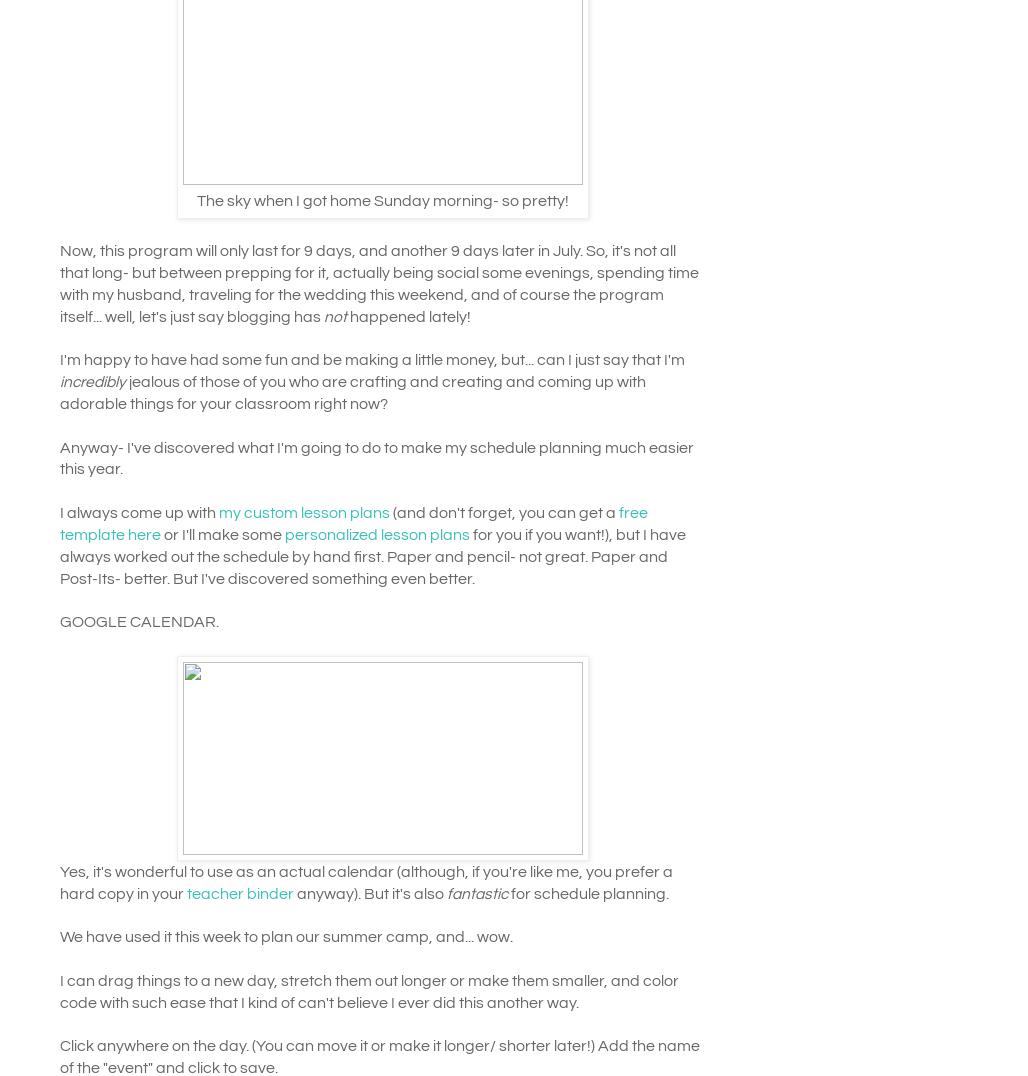 The width and height of the screenshot is (1028, 1076). Describe the element at coordinates (367, 892) in the screenshot. I see `'anyway). But it's also'` at that location.